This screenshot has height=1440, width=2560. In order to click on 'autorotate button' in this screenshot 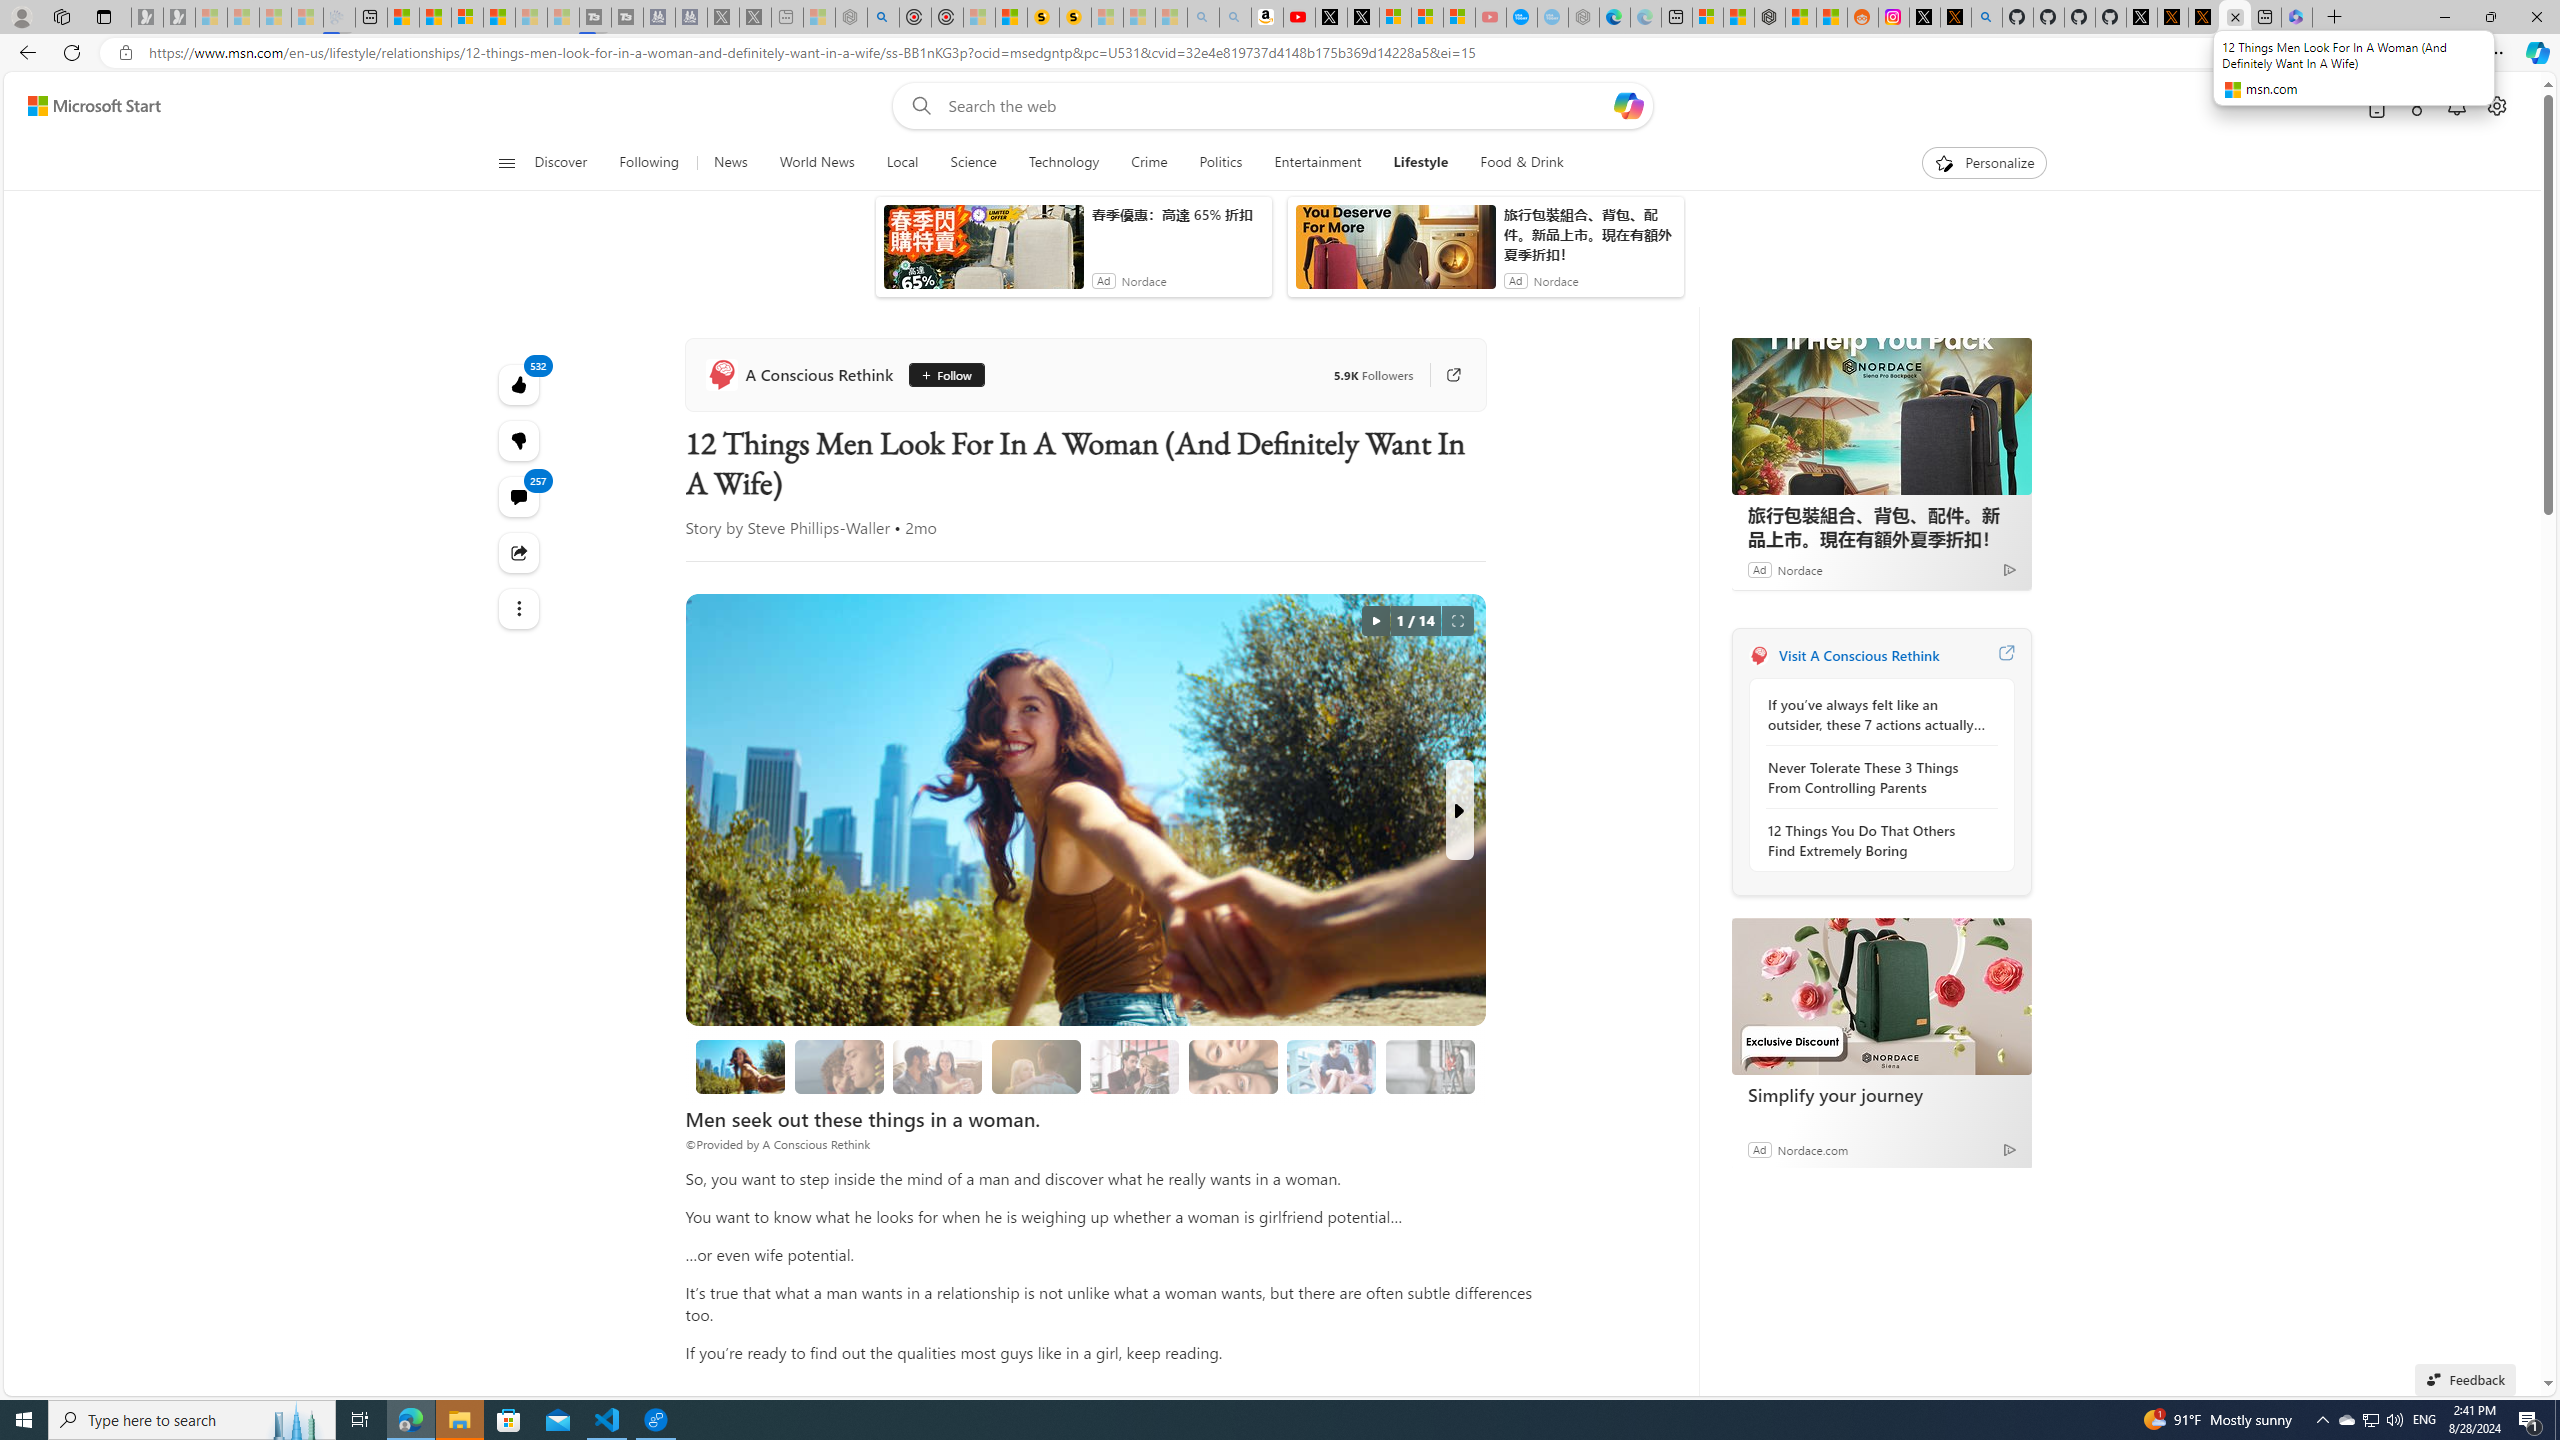, I will do `click(1375, 620)`.